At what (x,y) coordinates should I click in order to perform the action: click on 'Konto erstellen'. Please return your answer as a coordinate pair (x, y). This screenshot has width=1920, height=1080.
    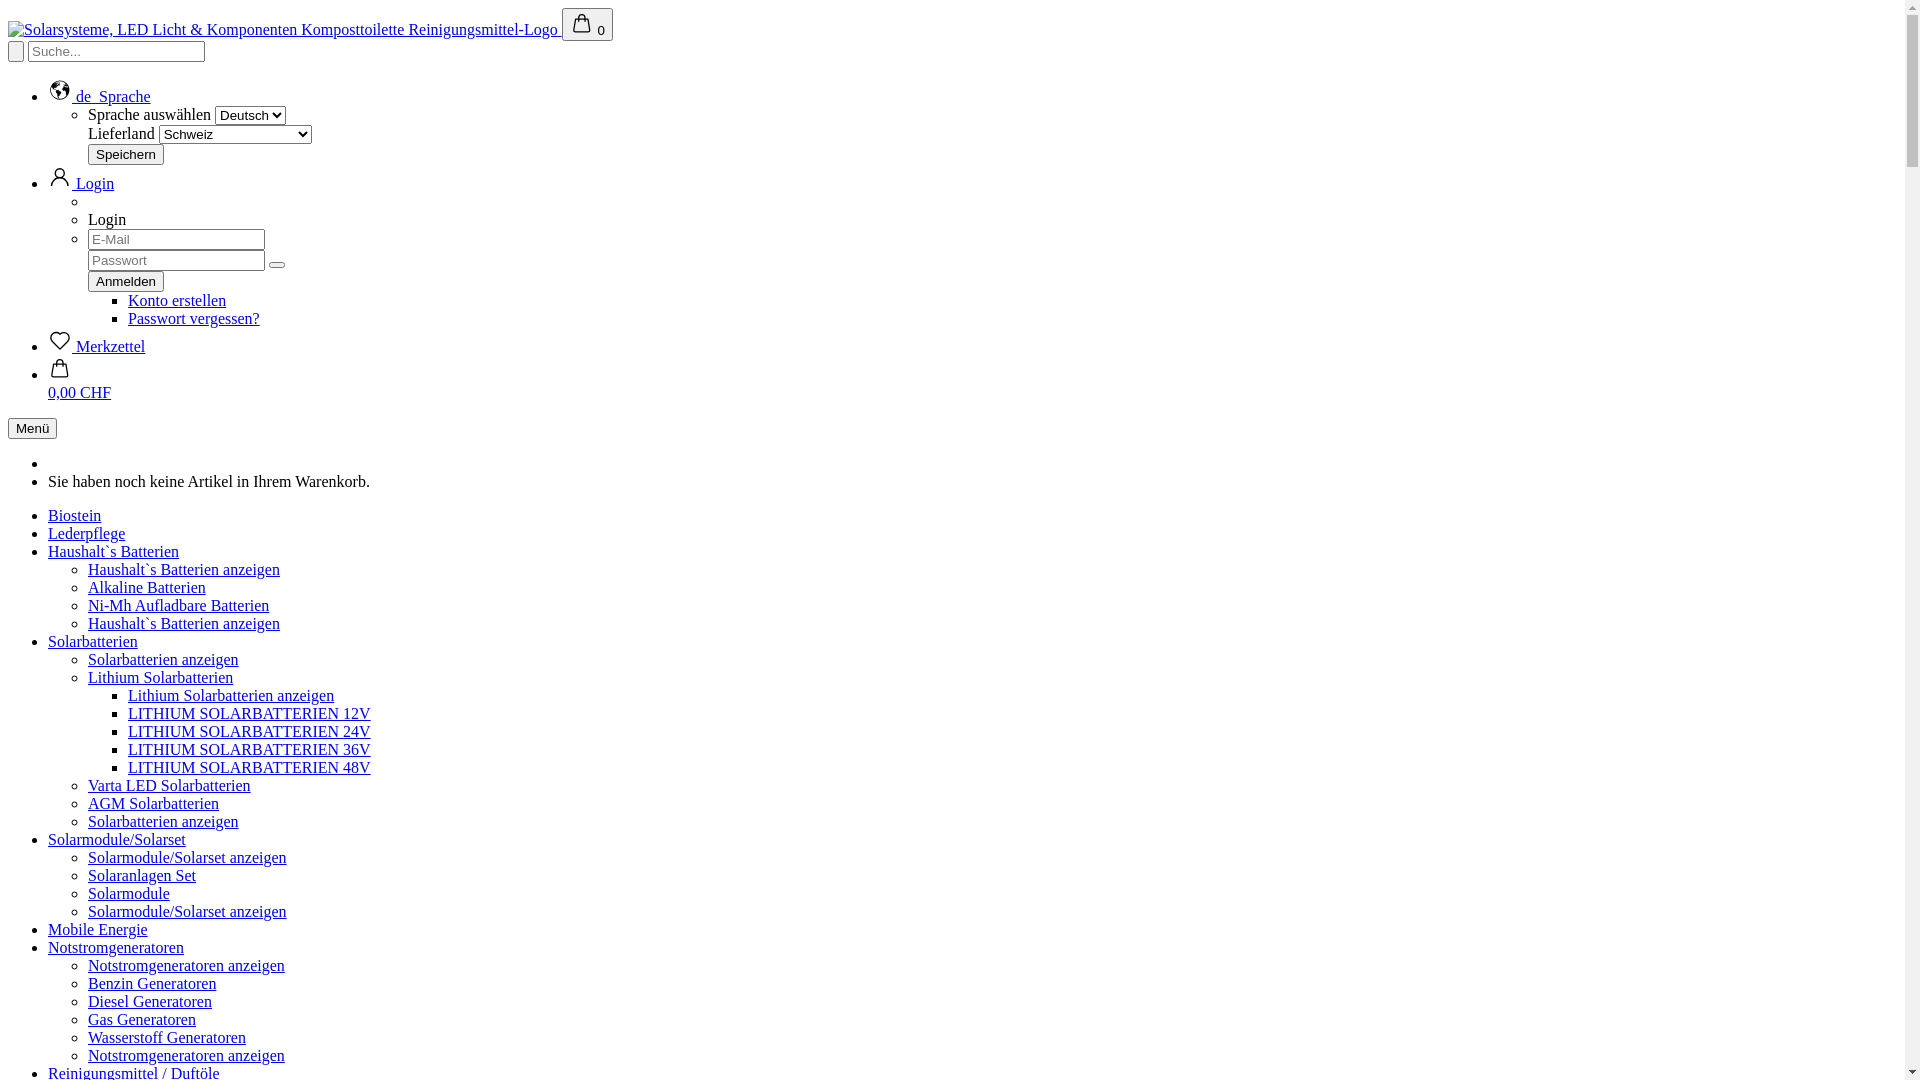
    Looking at the image, I should click on (177, 300).